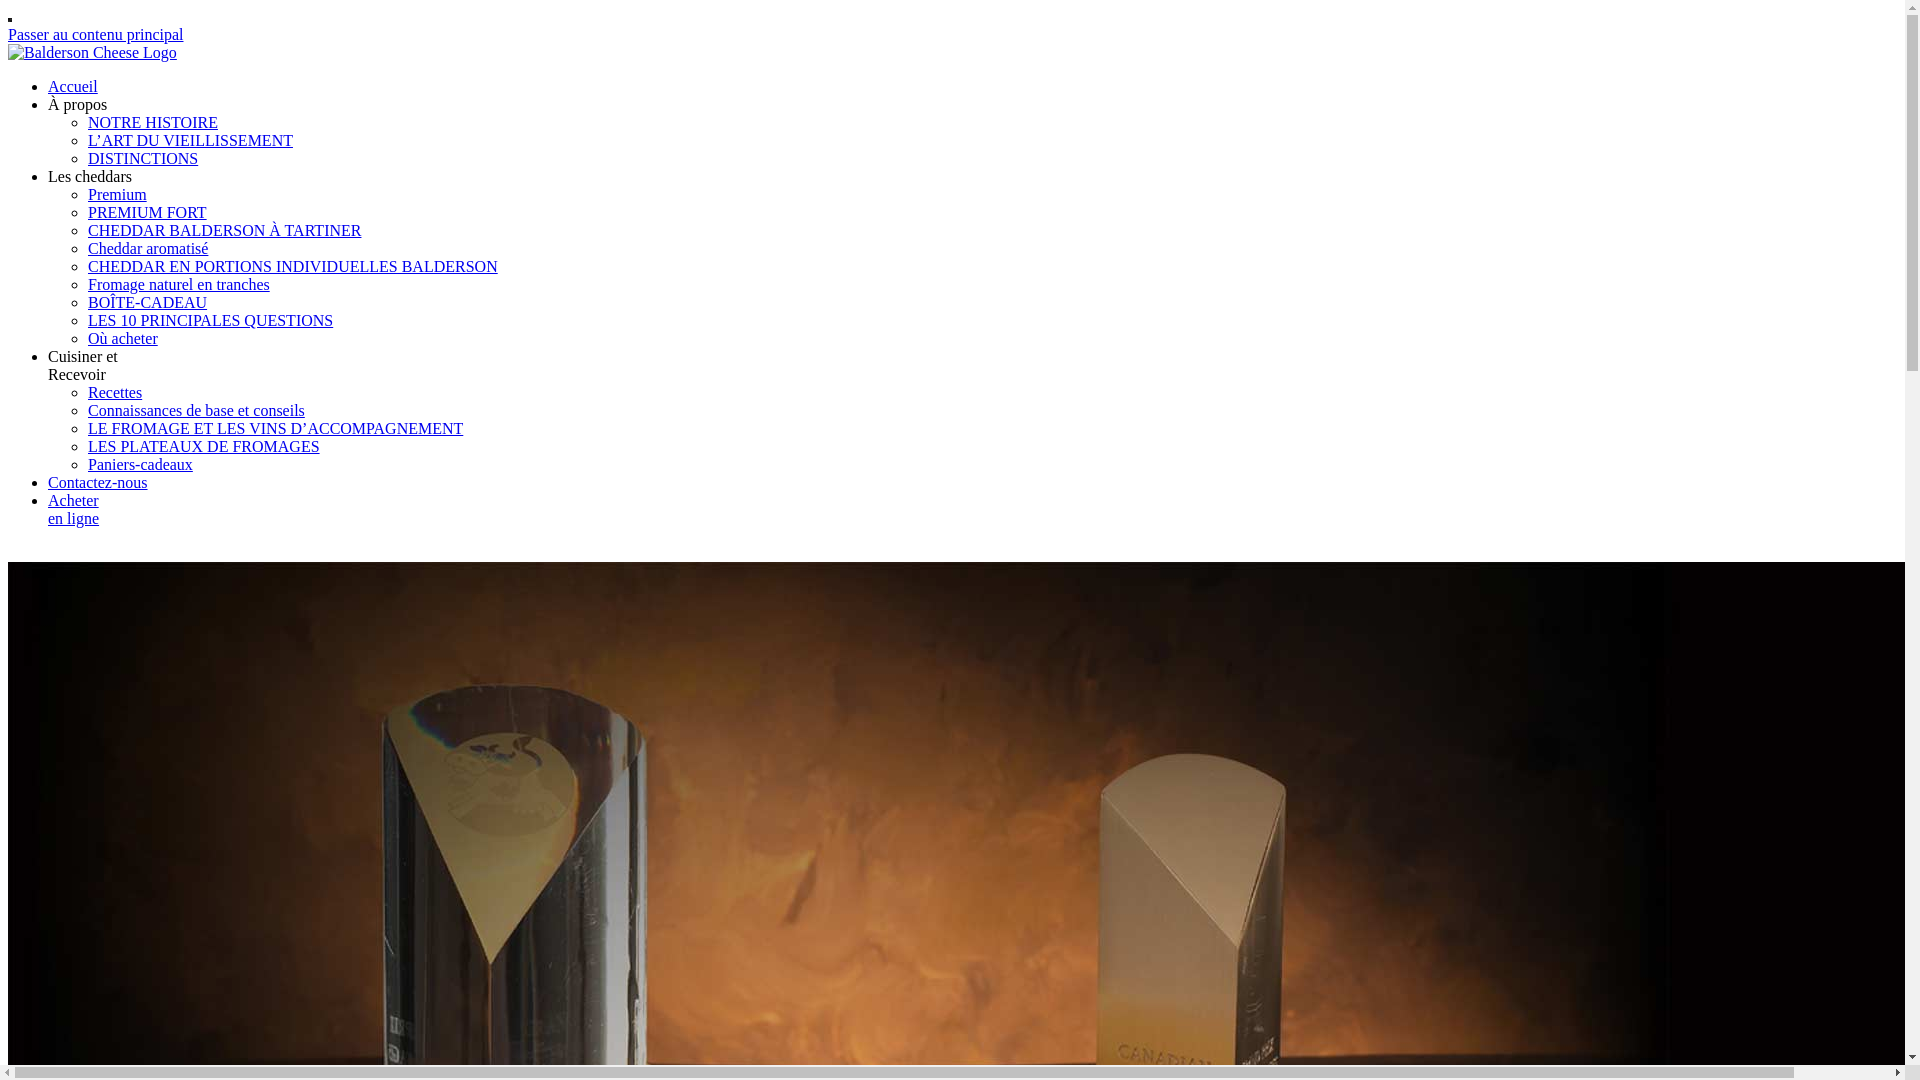 The height and width of the screenshot is (1080, 1920). I want to click on 'Fromage naturel en tranches', so click(178, 284).